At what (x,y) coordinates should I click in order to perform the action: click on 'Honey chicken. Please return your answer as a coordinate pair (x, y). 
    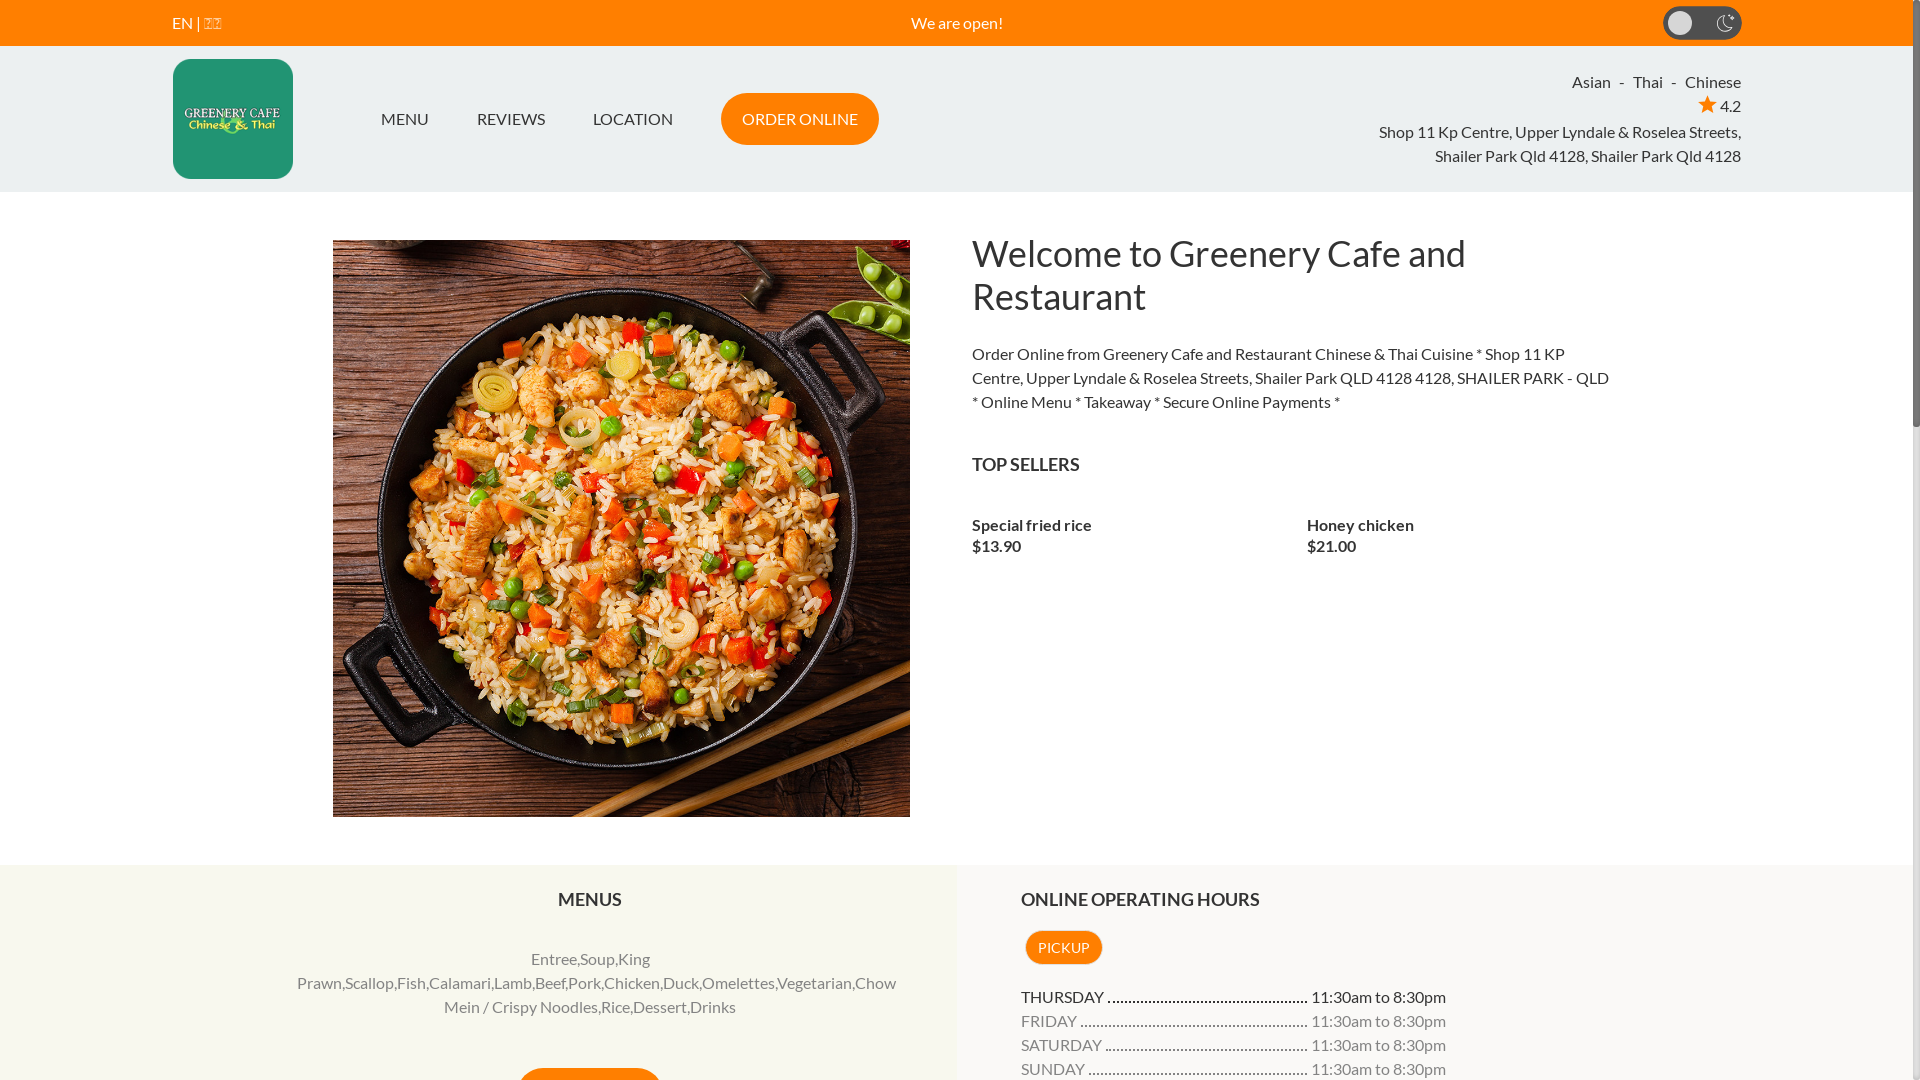
    Looking at the image, I should click on (1306, 527).